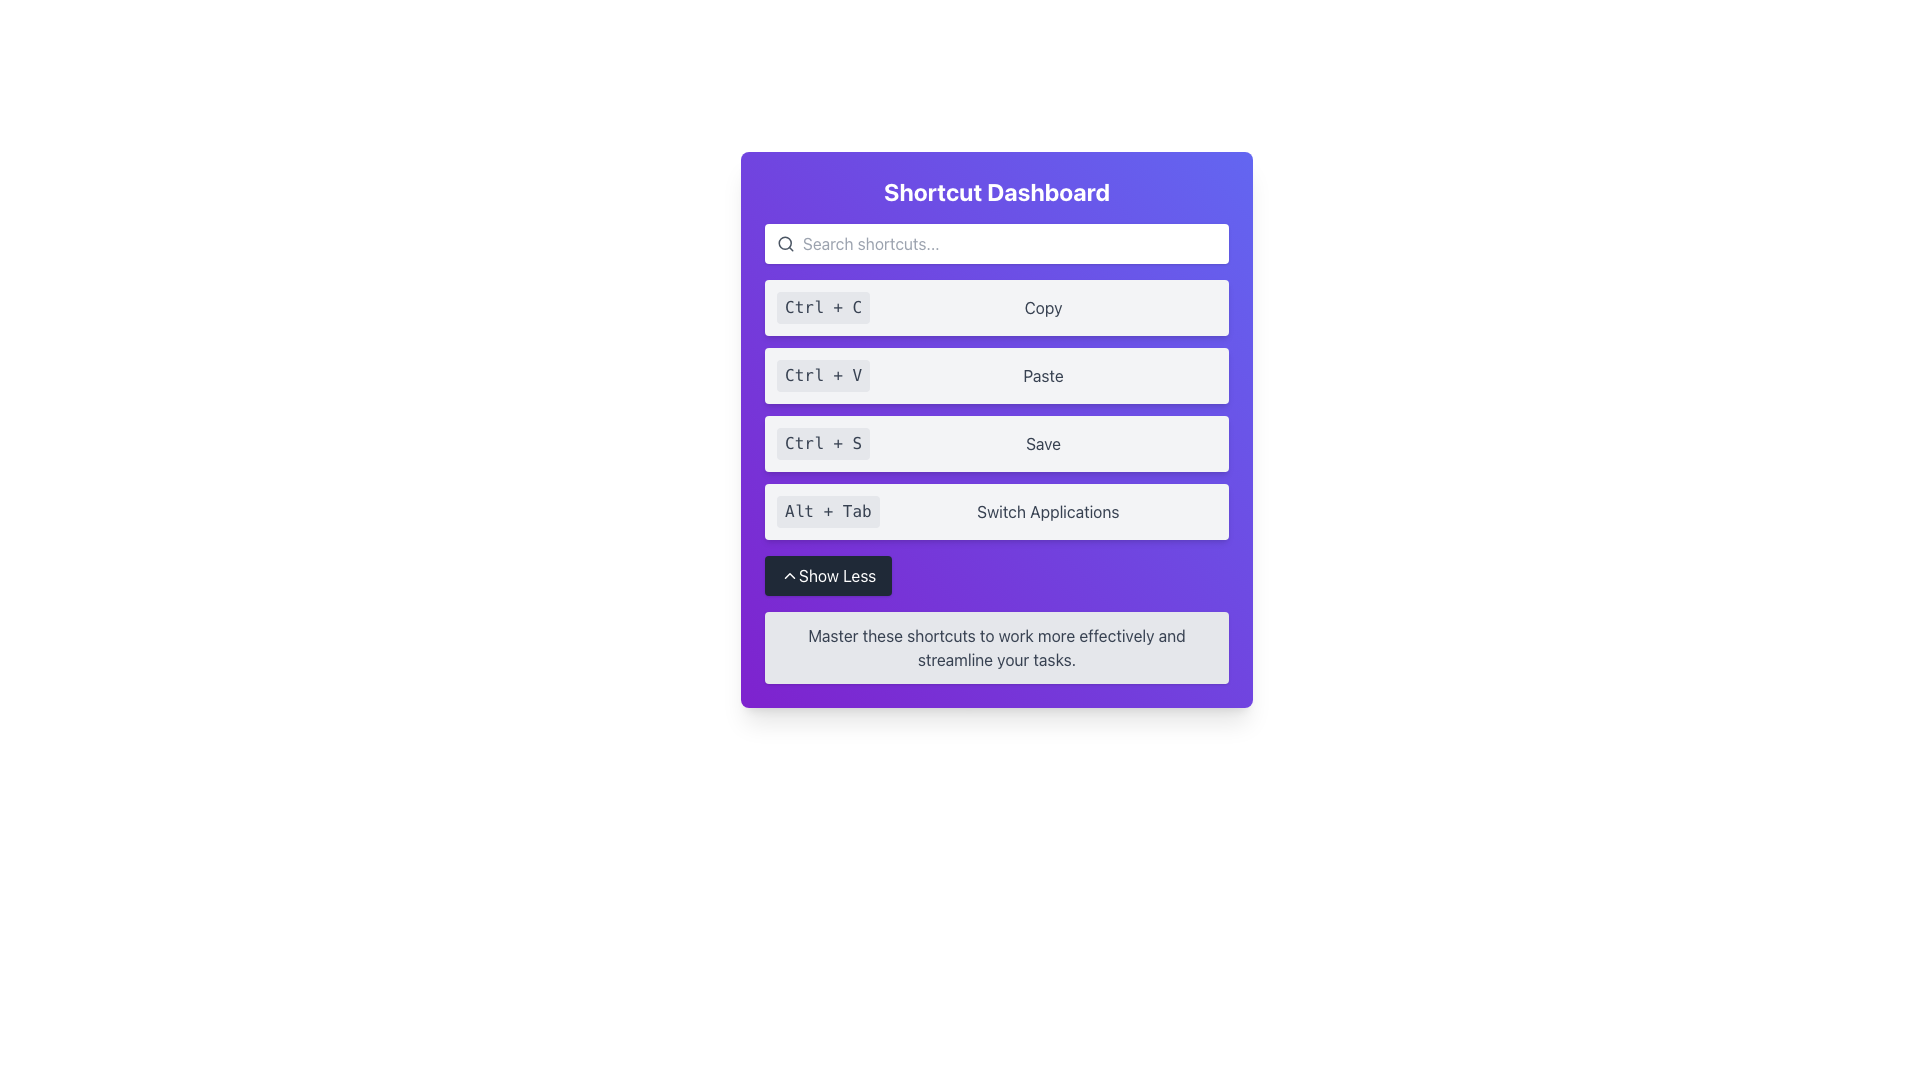  I want to click on SVG circle that represents the search icon, located at the top of the Shortcut Dashboard modal, to the left of the search input field, so click(784, 242).